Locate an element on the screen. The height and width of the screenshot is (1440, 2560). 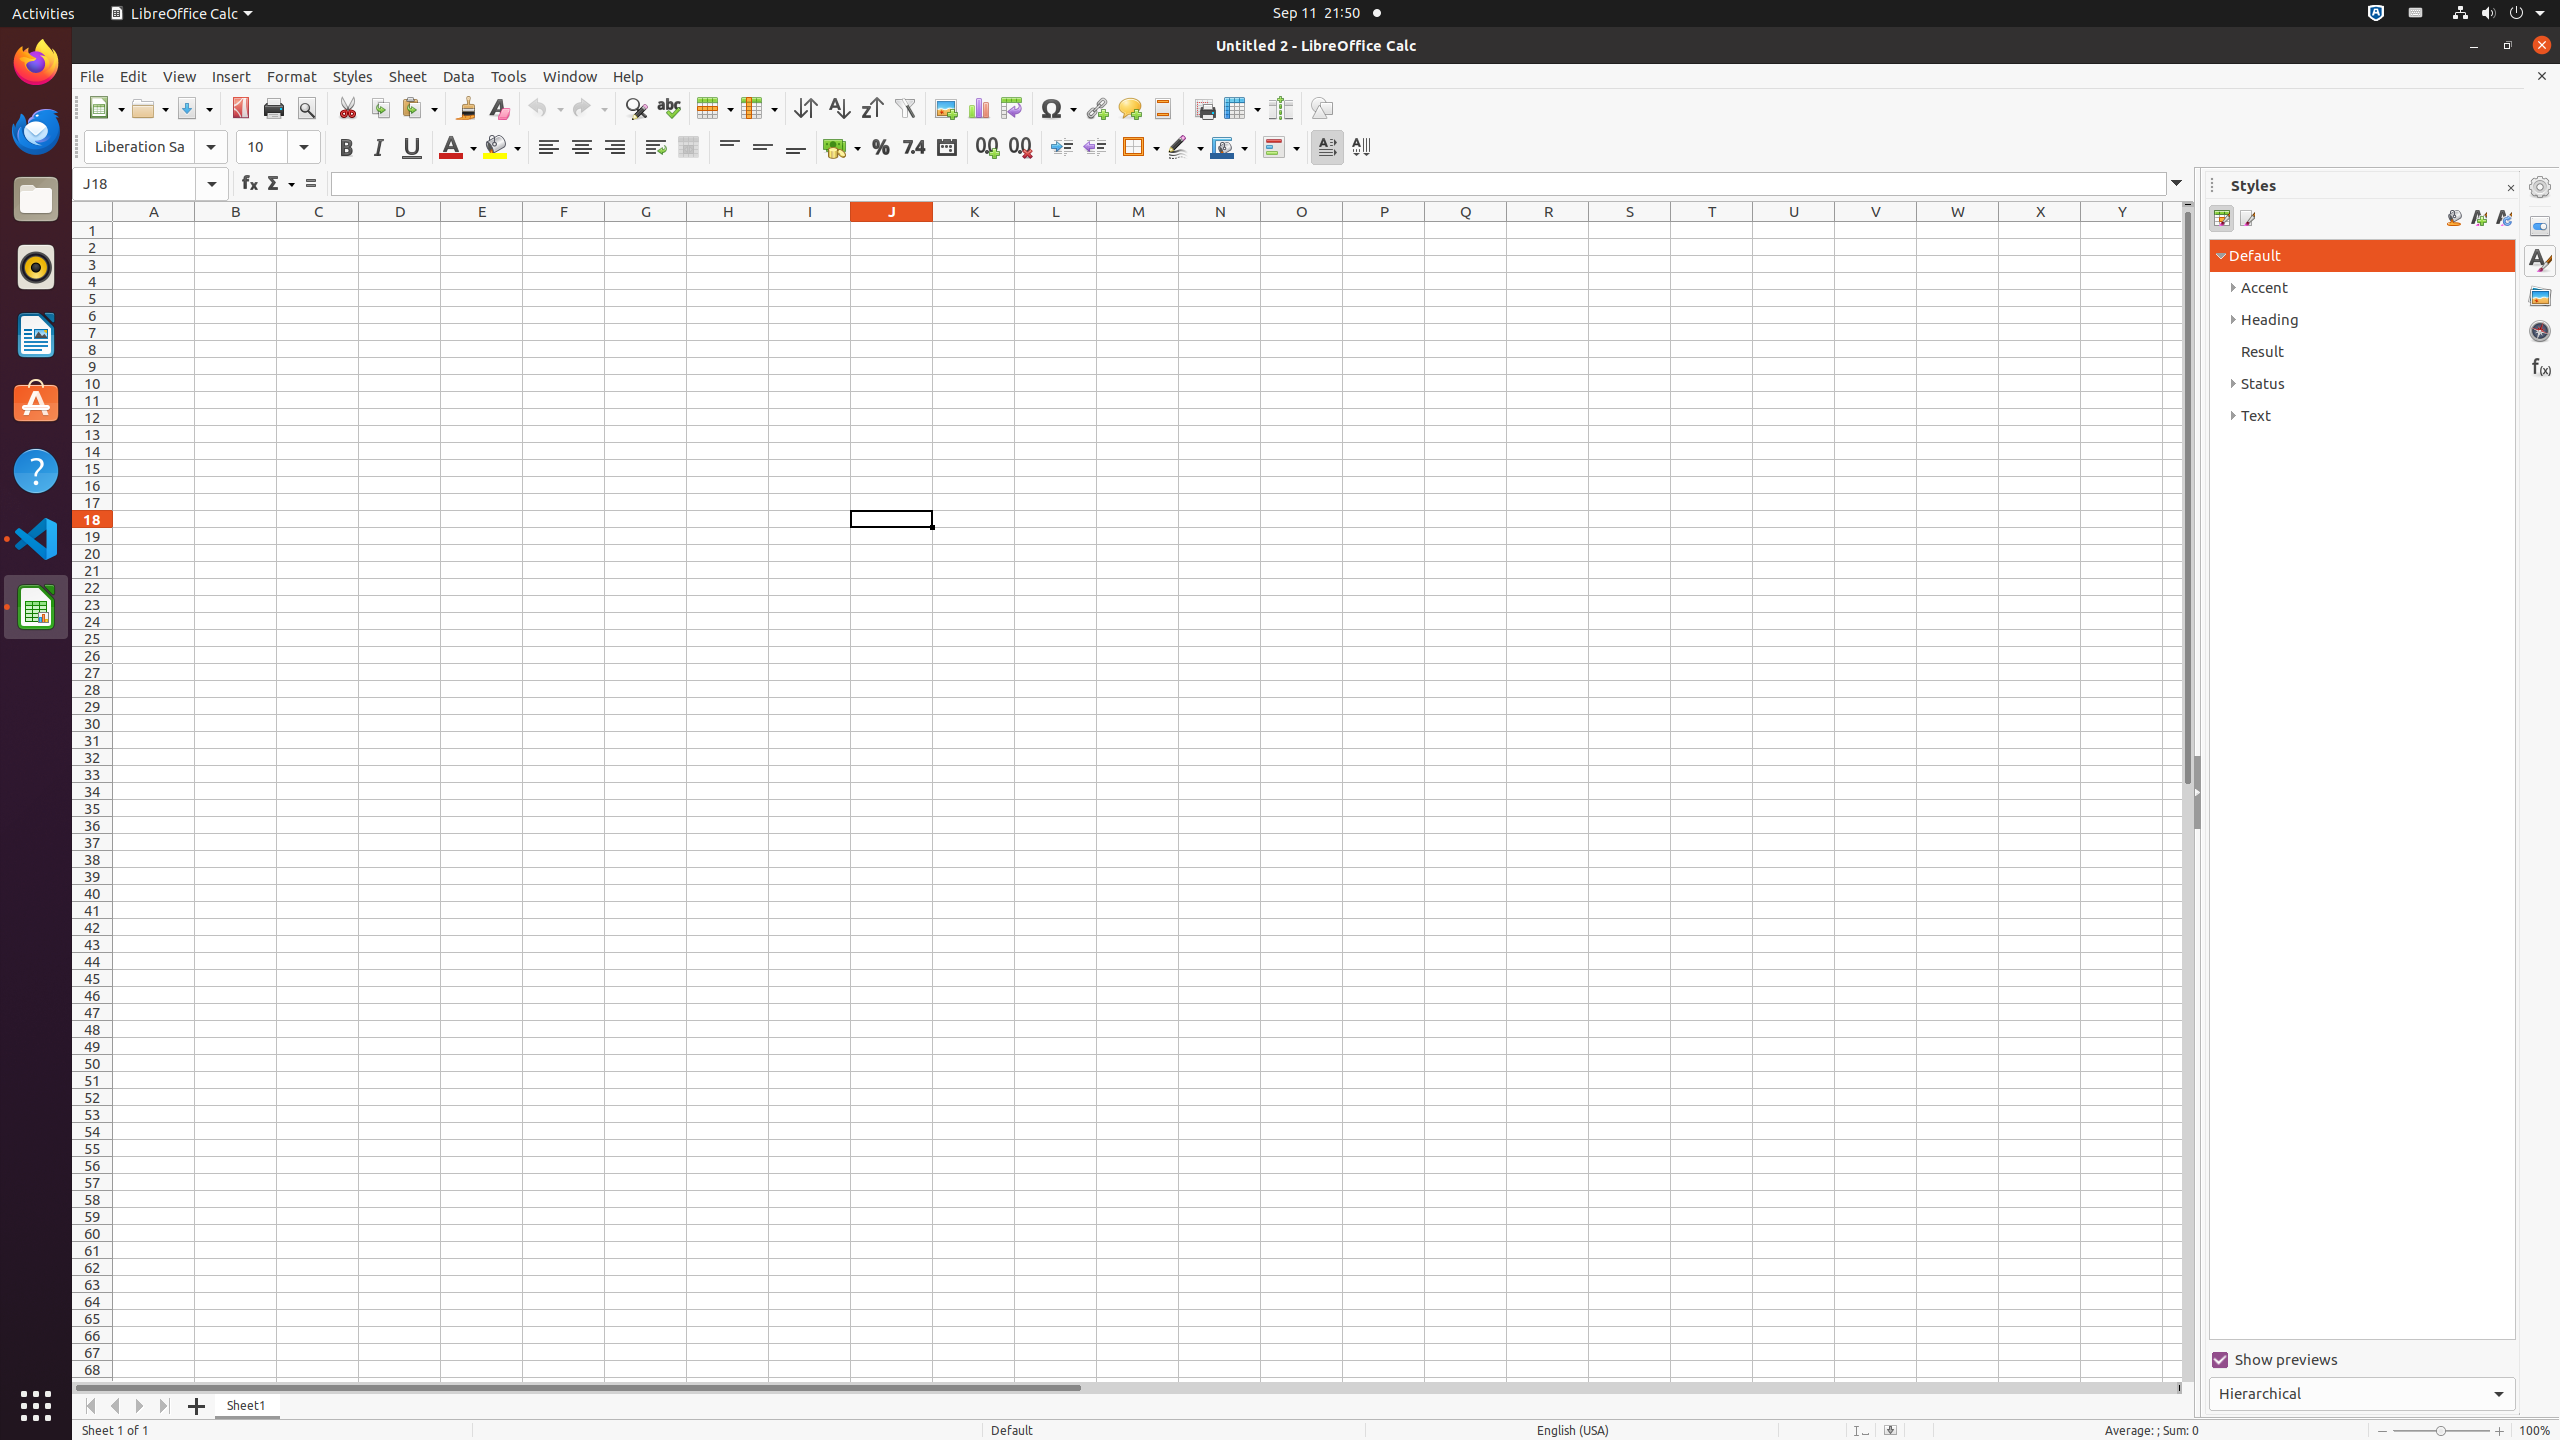
'L1' is located at coordinates (1055, 229).